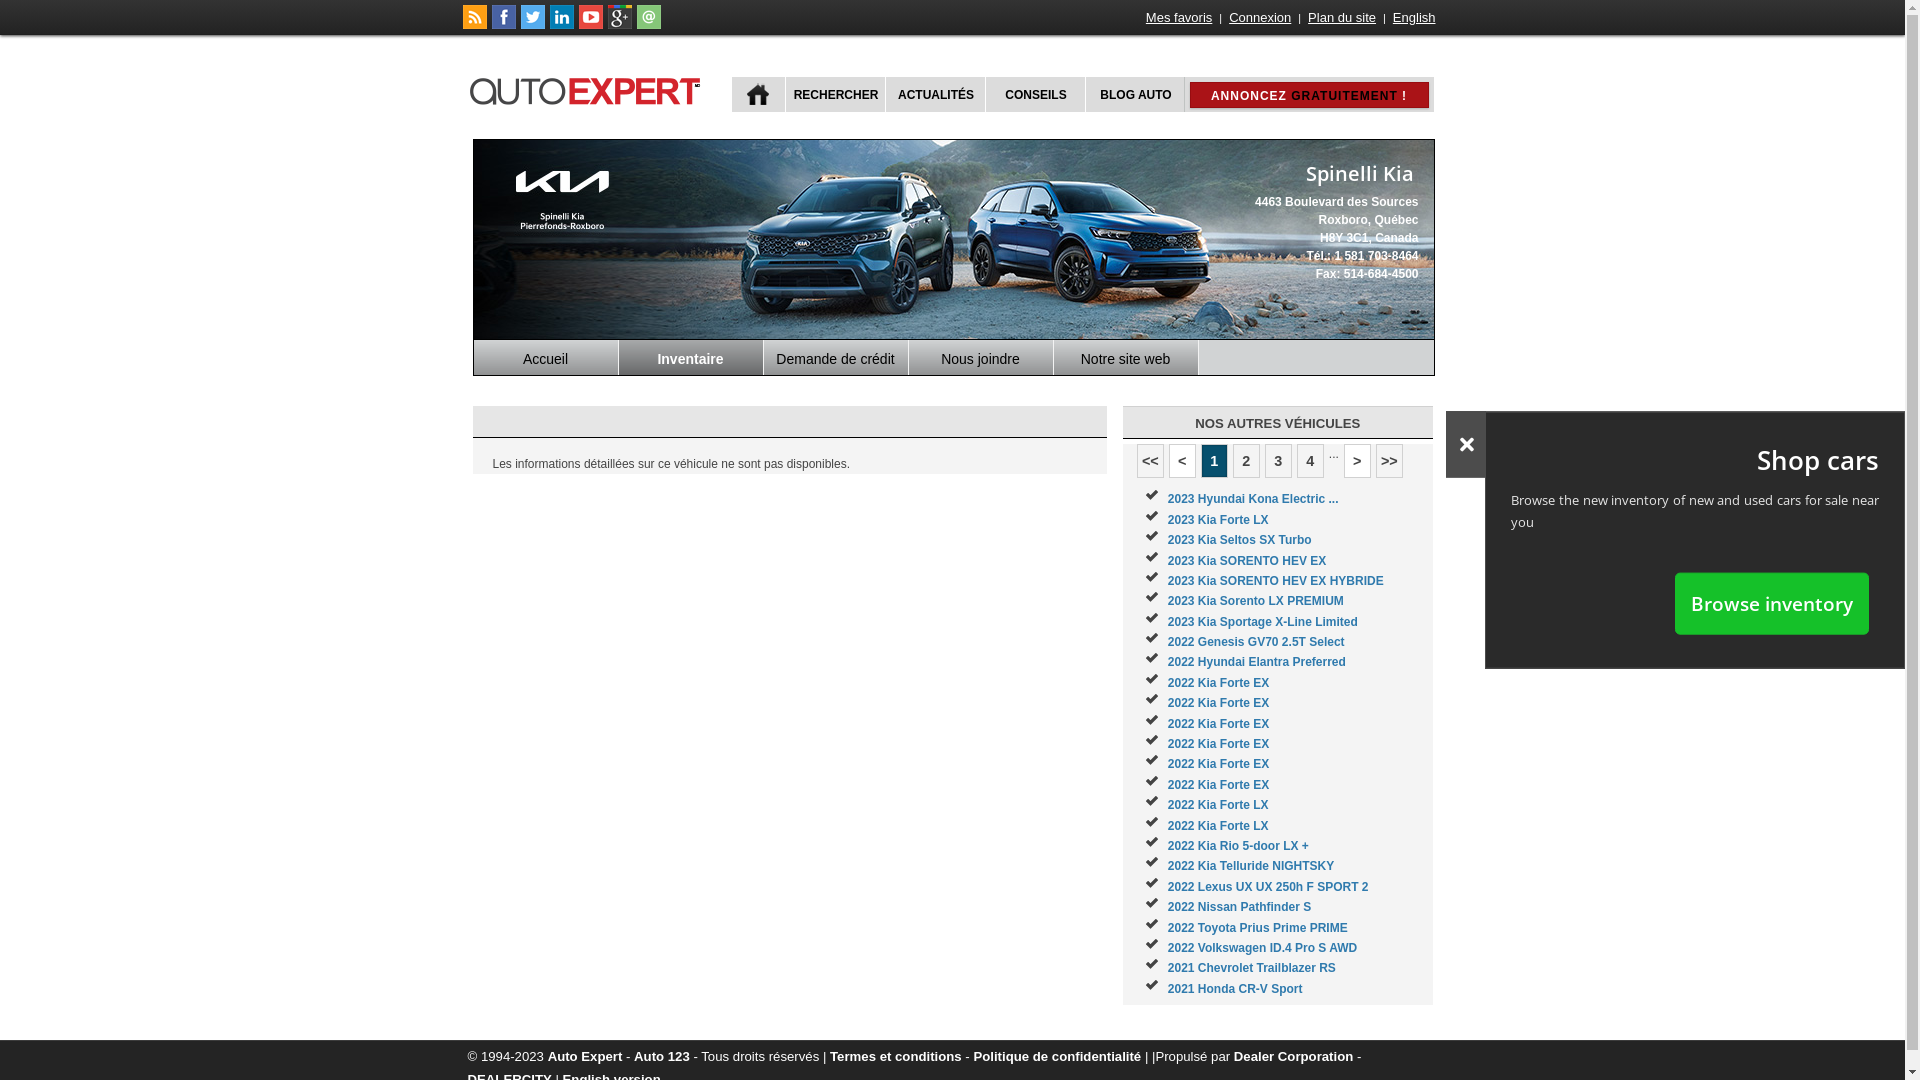  I want to click on '2022 Kia Forte EX', so click(1217, 763).